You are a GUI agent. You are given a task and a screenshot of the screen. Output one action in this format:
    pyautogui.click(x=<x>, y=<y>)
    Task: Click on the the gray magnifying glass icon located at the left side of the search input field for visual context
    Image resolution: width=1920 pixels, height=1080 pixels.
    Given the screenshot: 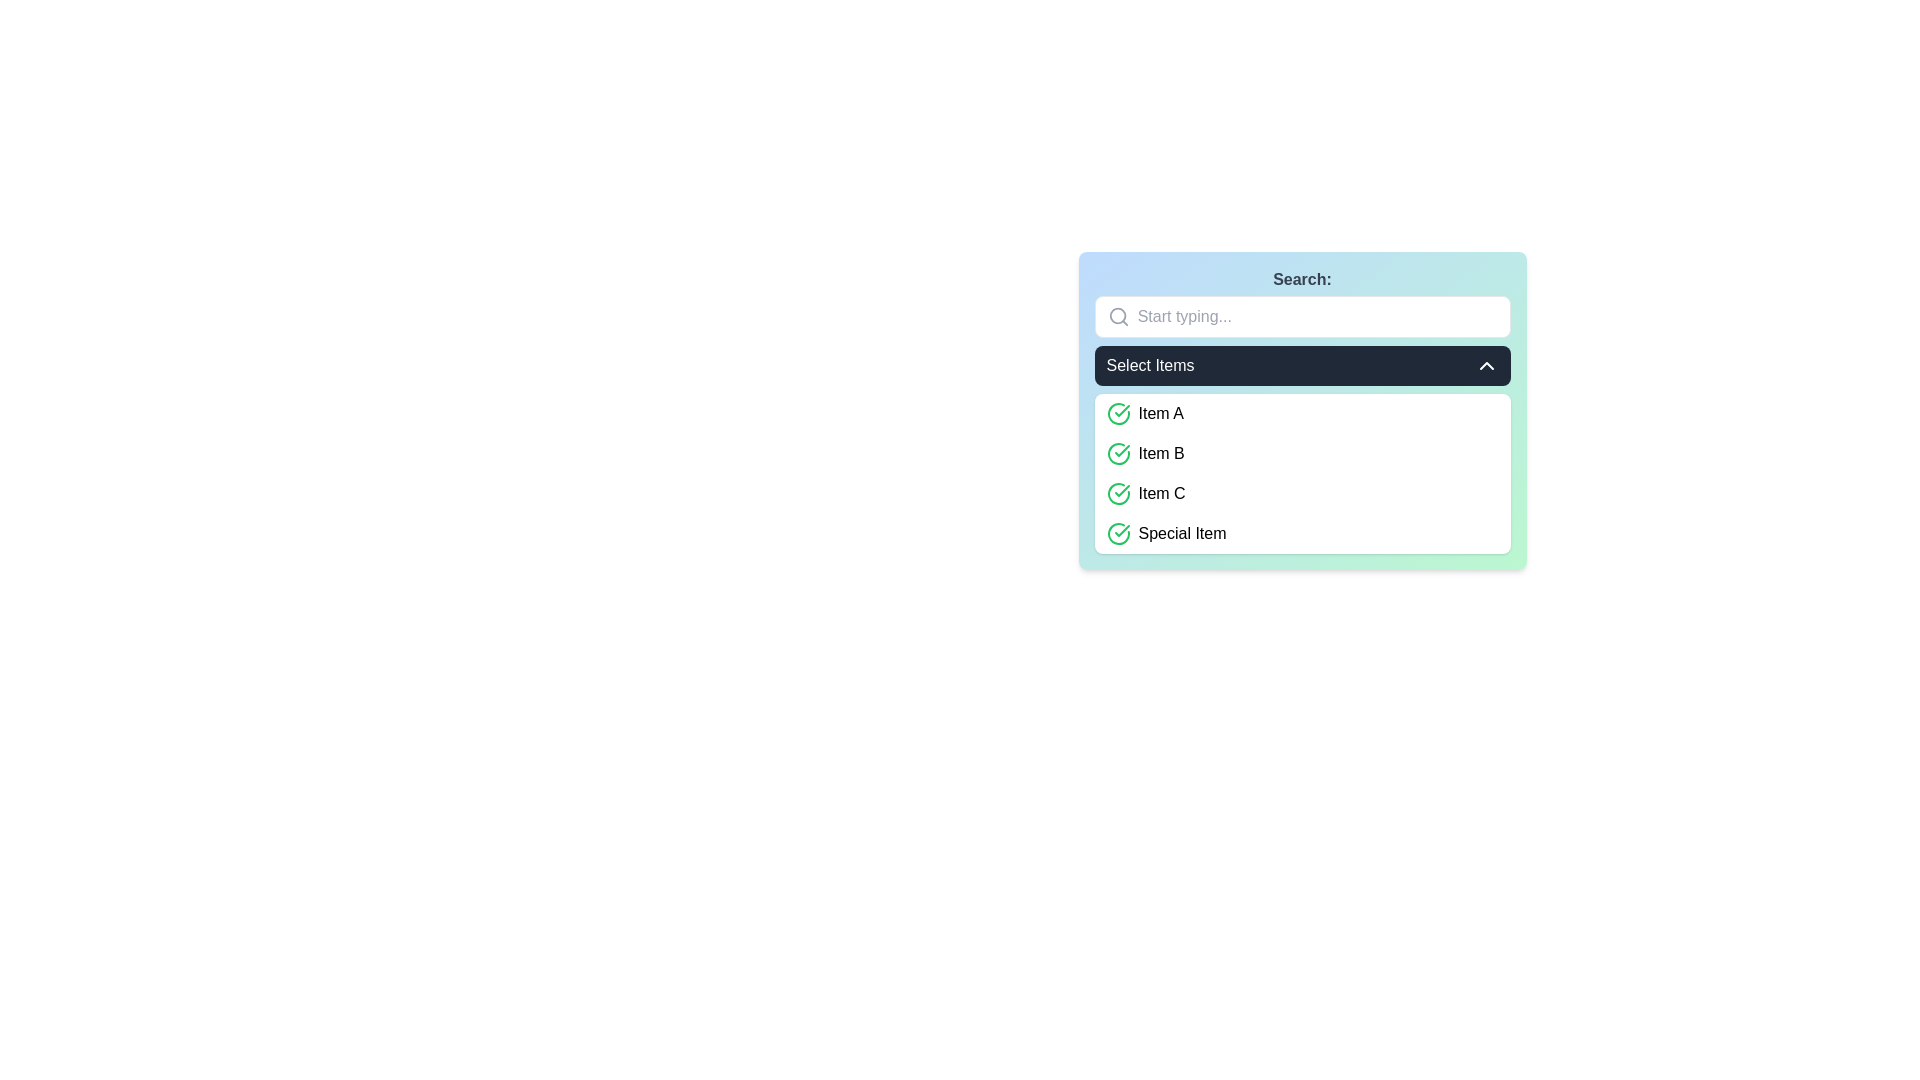 What is the action you would take?
    pyautogui.click(x=1117, y=315)
    